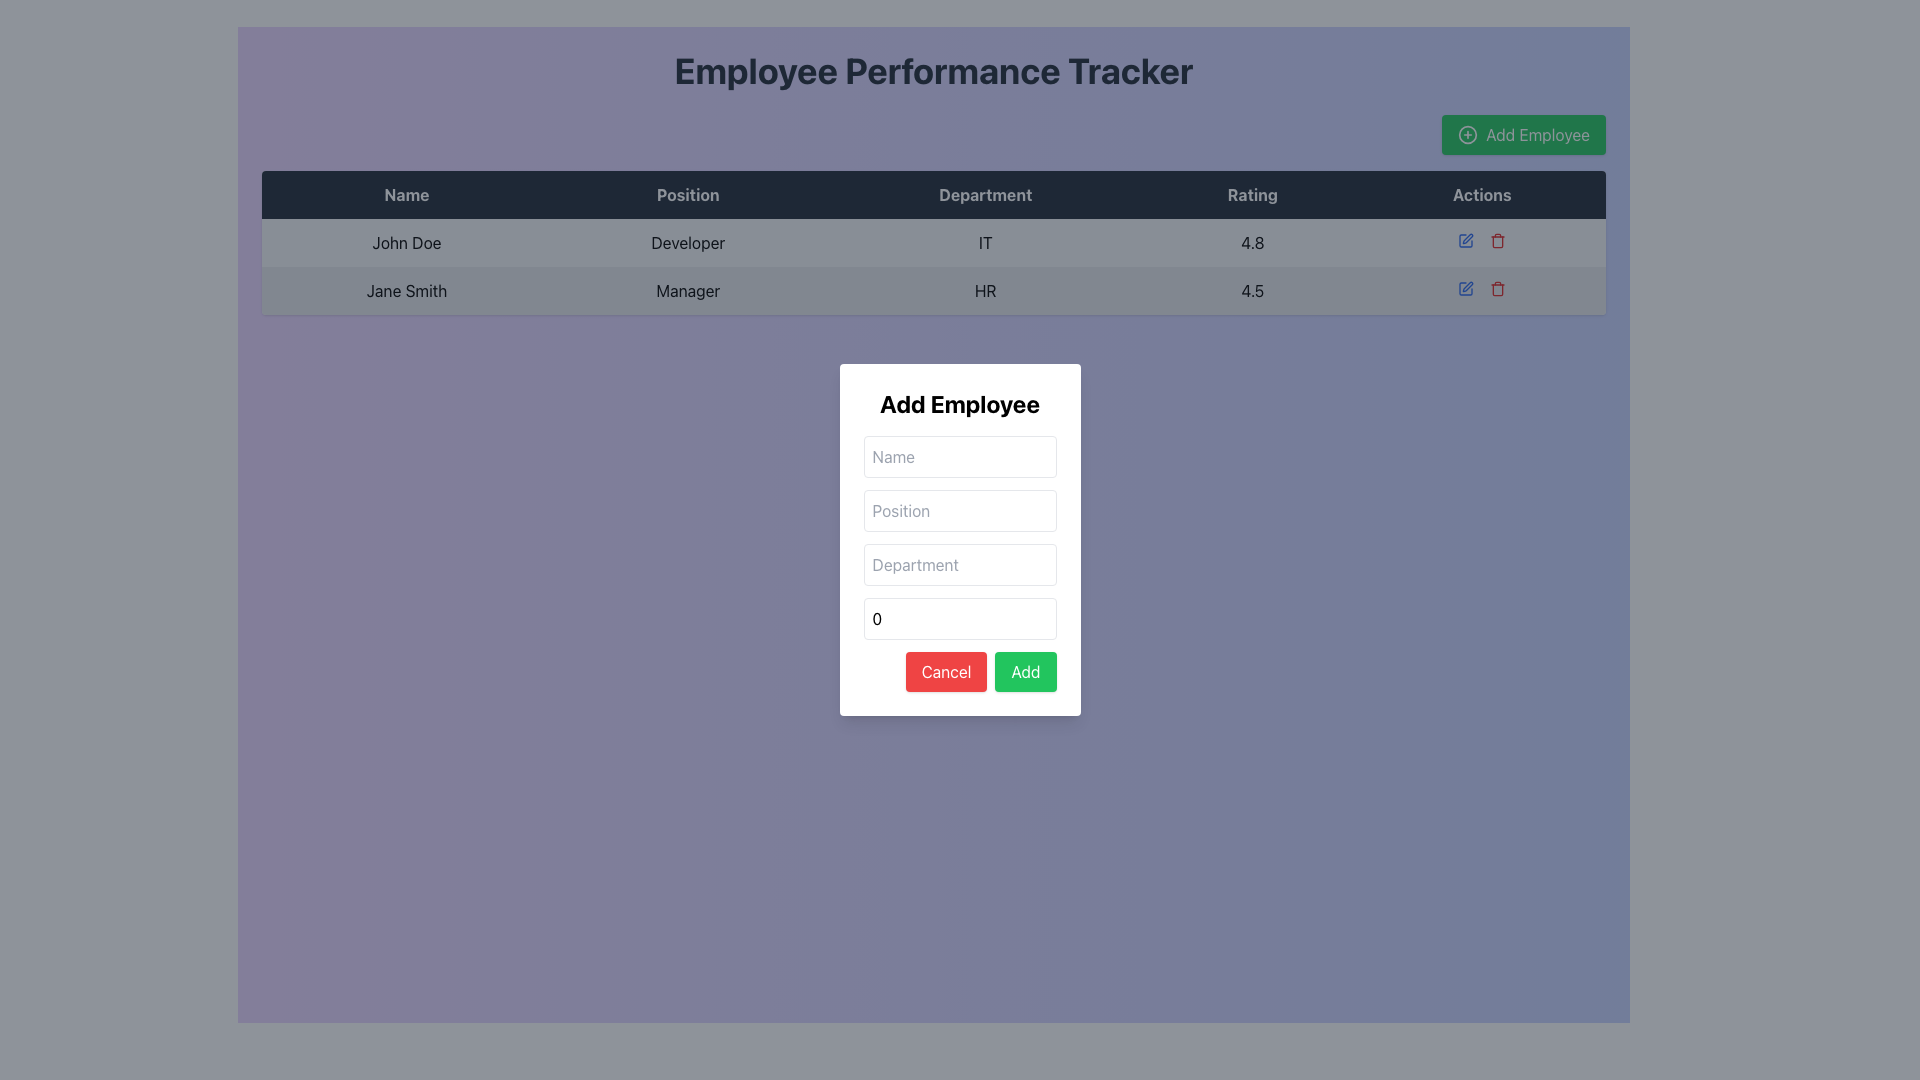  Describe the element at coordinates (1251, 290) in the screenshot. I see `the text label displaying '4.5' in bold, located in the 'Rating' column of the second row for employee 'Jane Smith'` at that location.